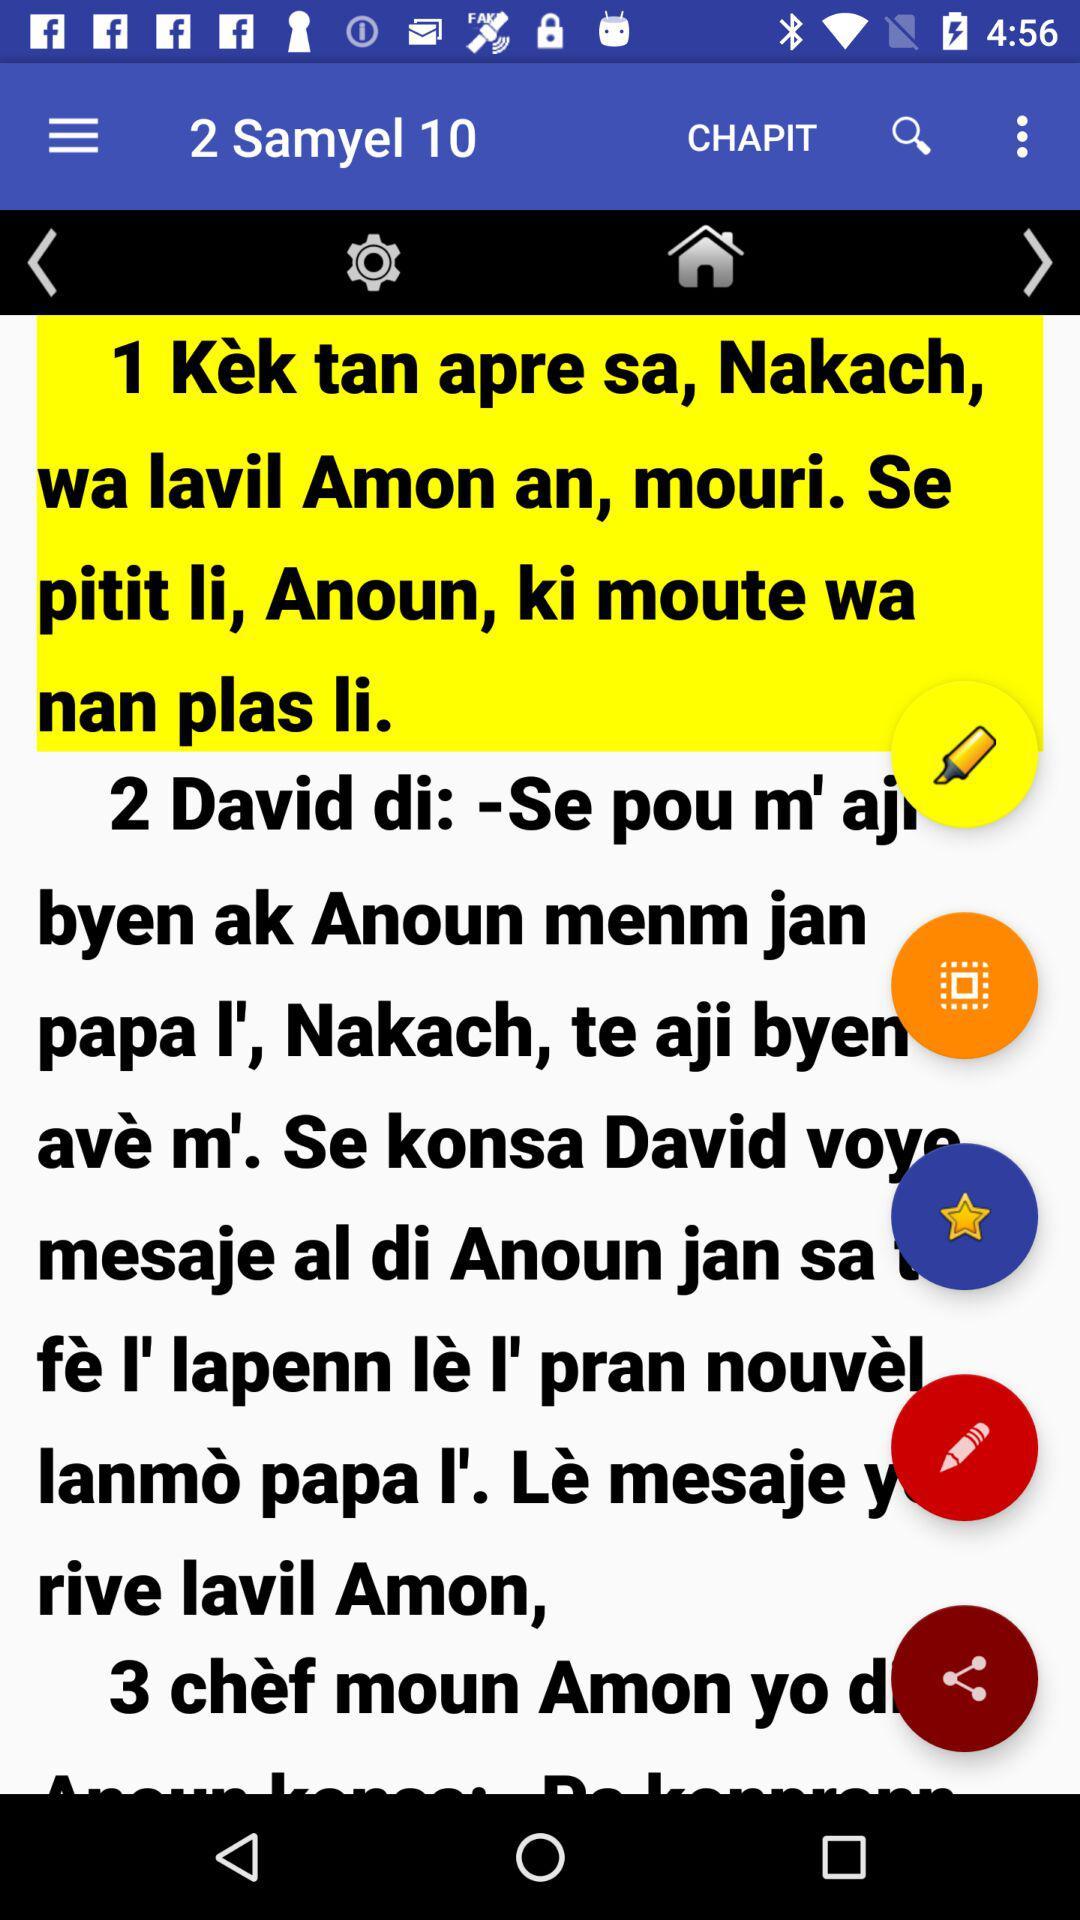 The height and width of the screenshot is (1920, 1080). I want to click on the edit icon, so click(963, 1447).